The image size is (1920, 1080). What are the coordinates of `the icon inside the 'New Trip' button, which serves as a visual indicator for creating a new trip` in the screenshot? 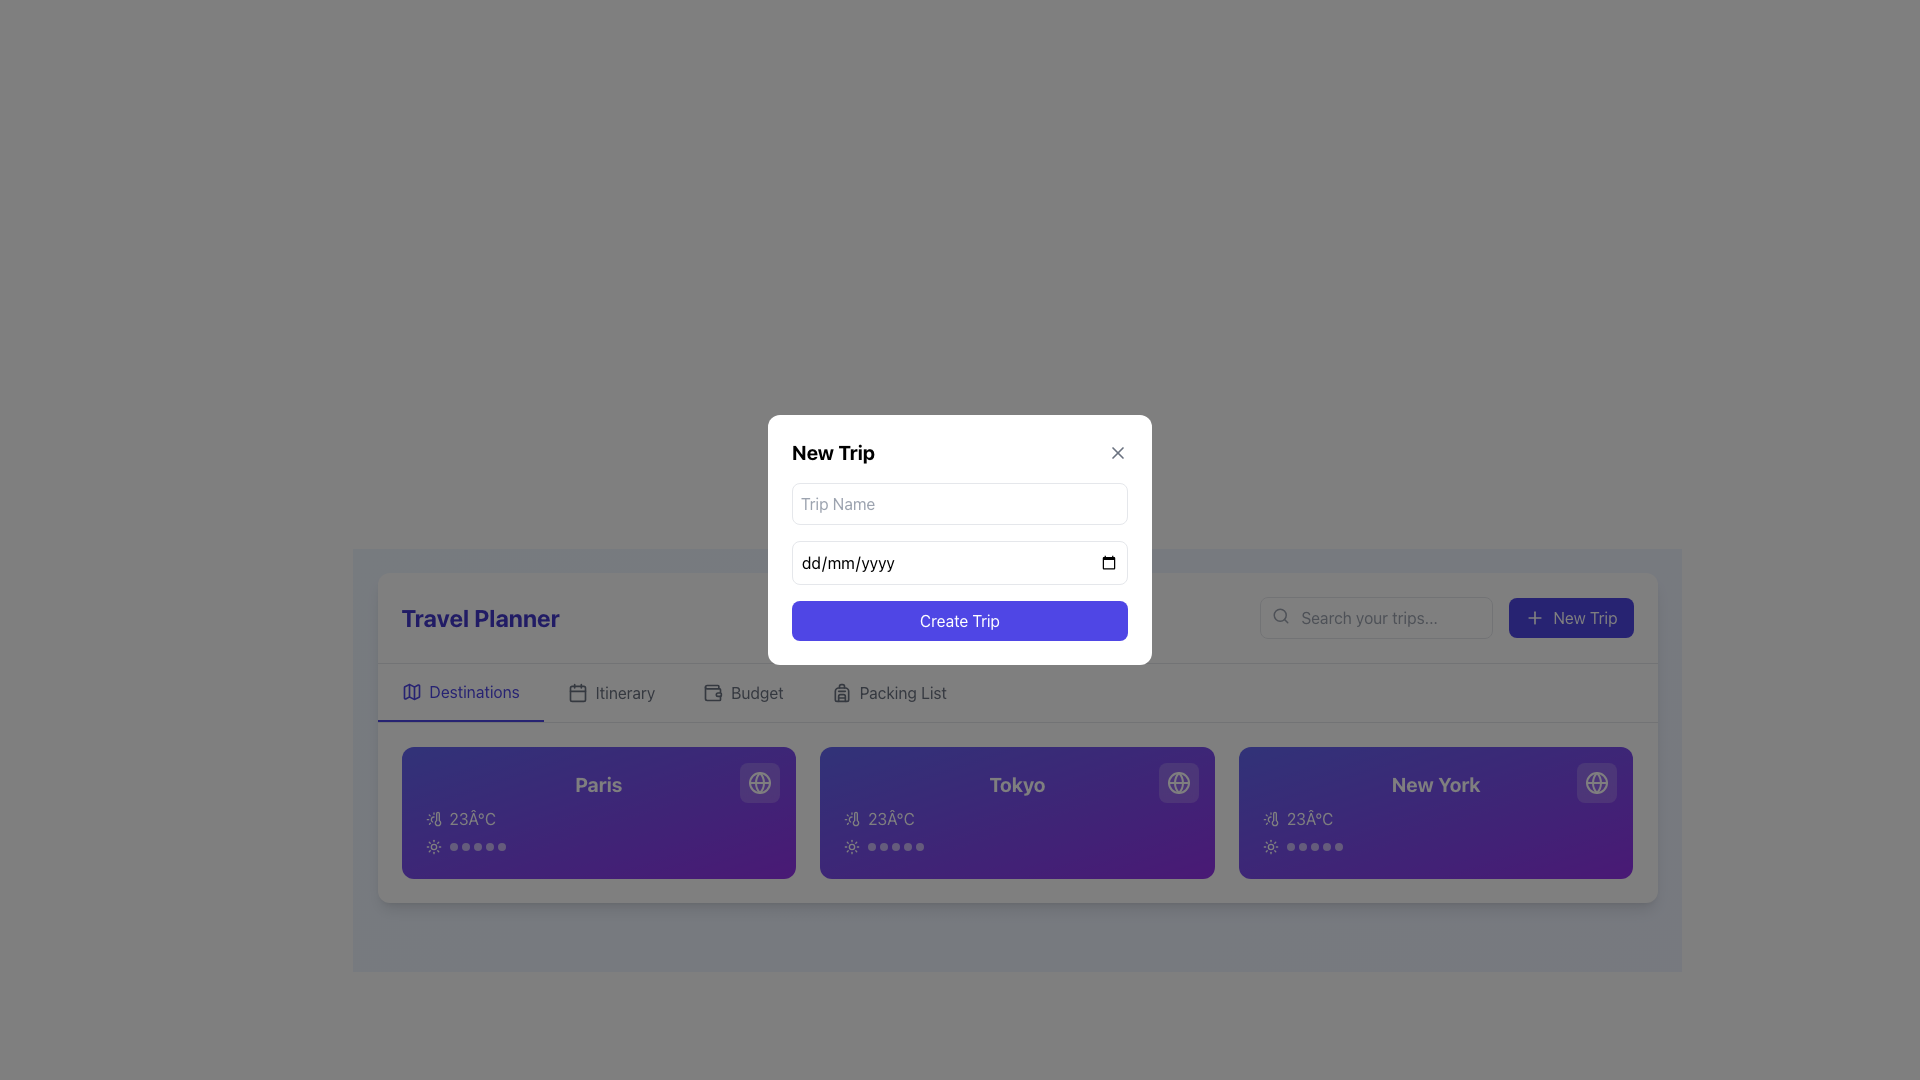 It's located at (1534, 616).